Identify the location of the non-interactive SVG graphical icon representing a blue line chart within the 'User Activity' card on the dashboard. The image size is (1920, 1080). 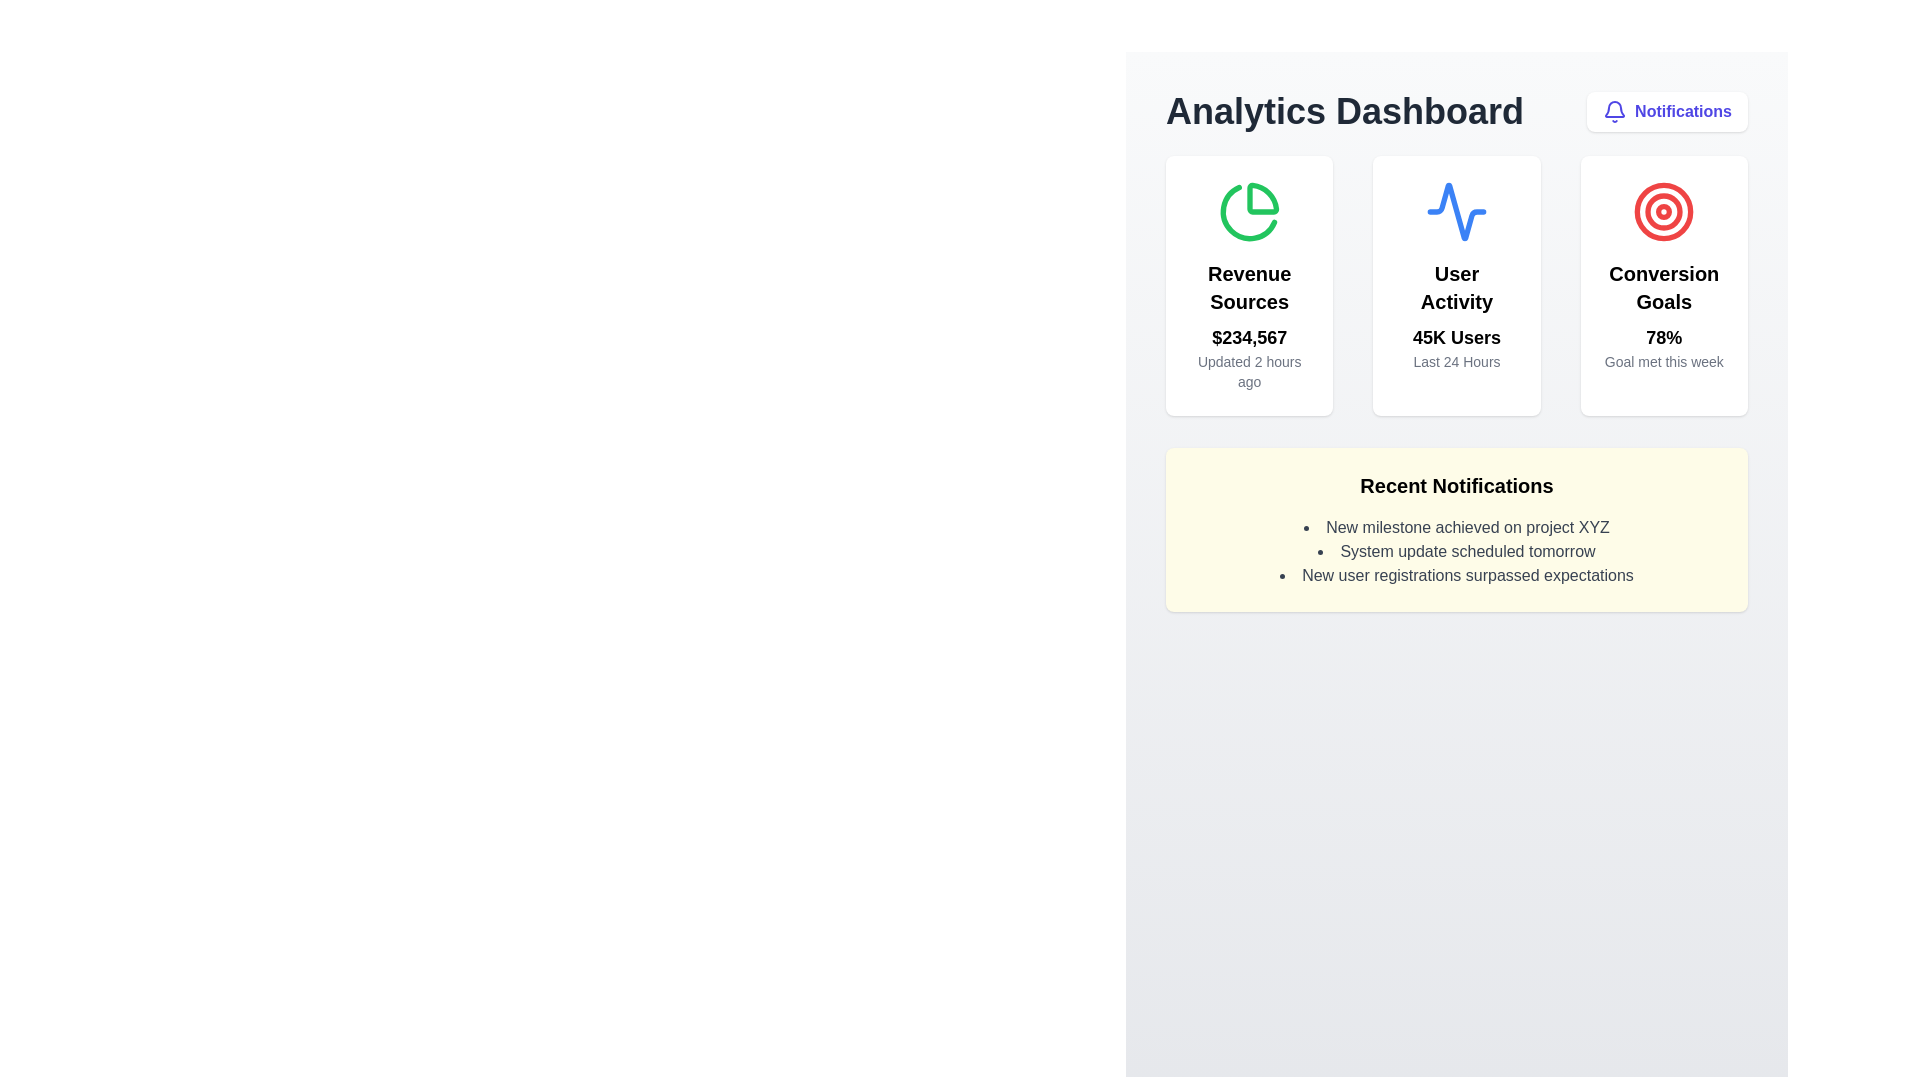
(1456, 212).